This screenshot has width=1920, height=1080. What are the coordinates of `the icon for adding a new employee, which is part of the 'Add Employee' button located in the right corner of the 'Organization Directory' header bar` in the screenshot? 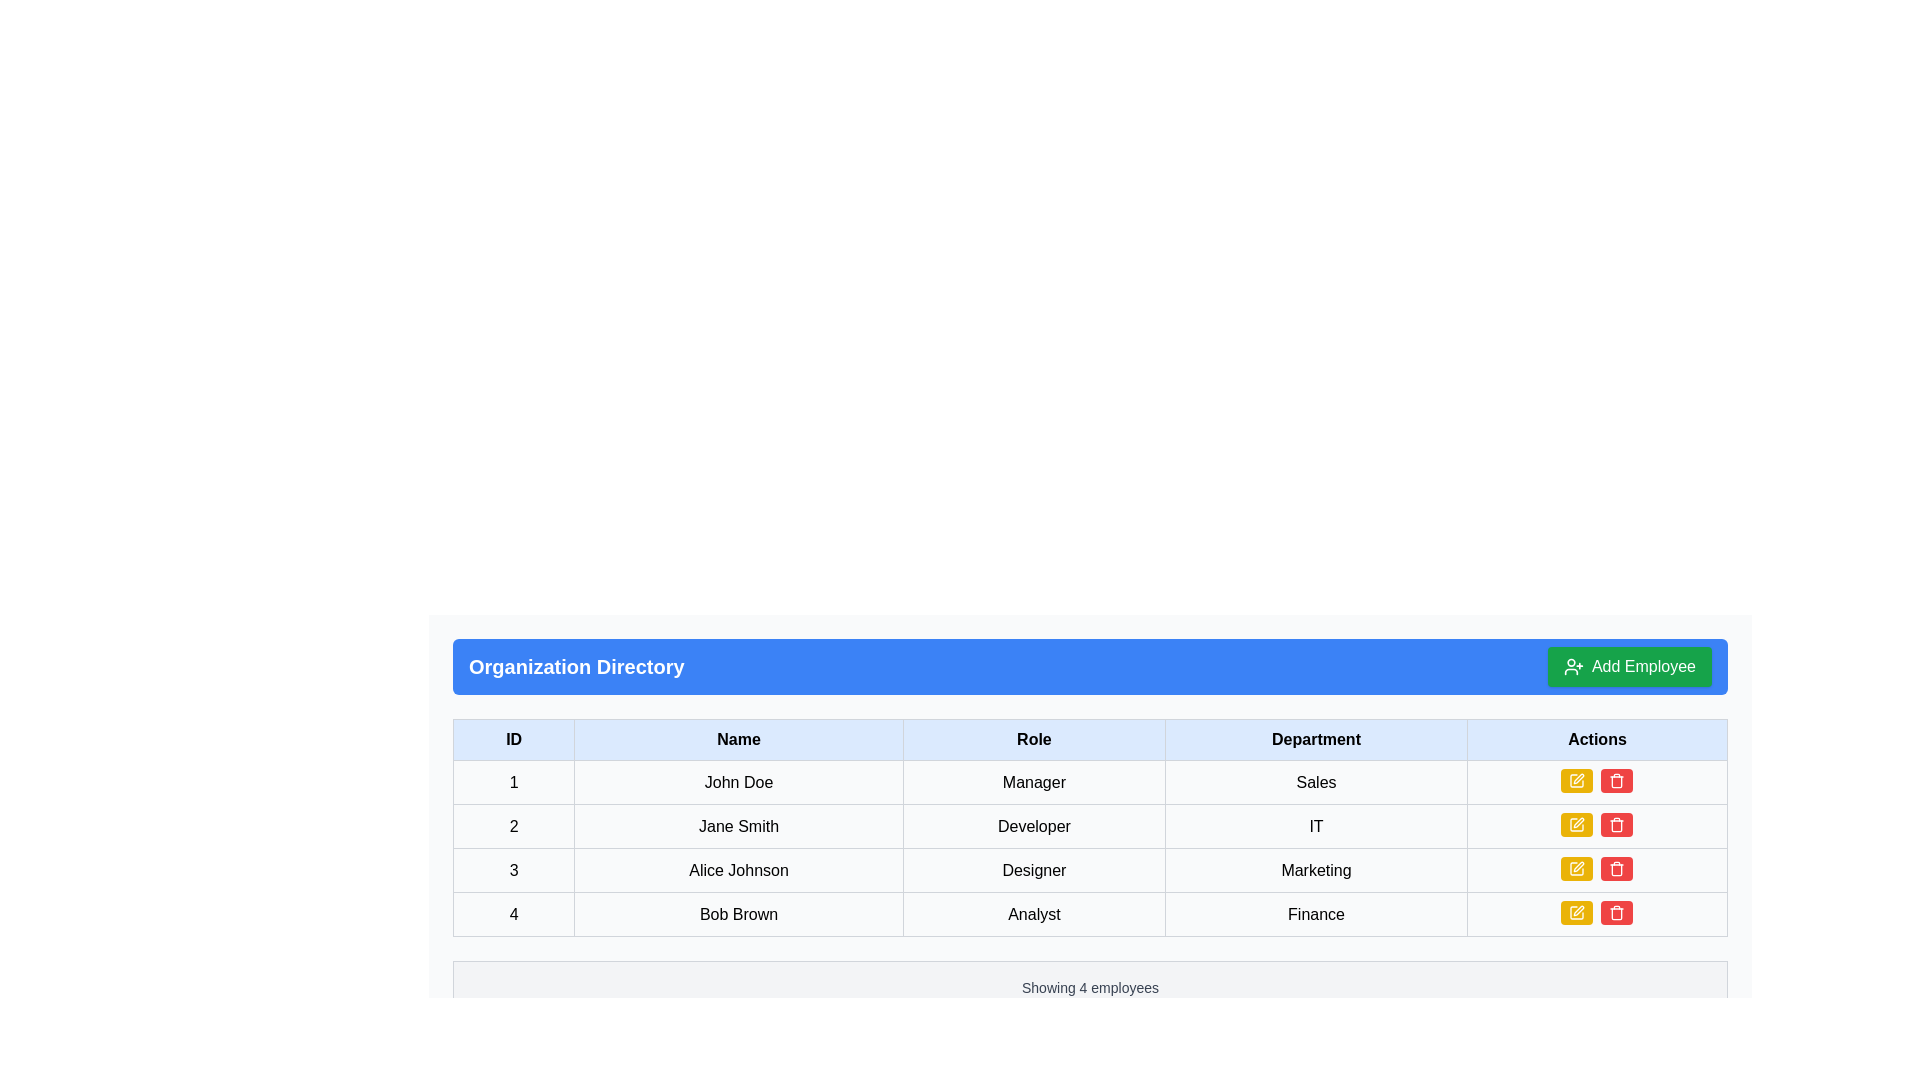 It's located at (1573, 667).